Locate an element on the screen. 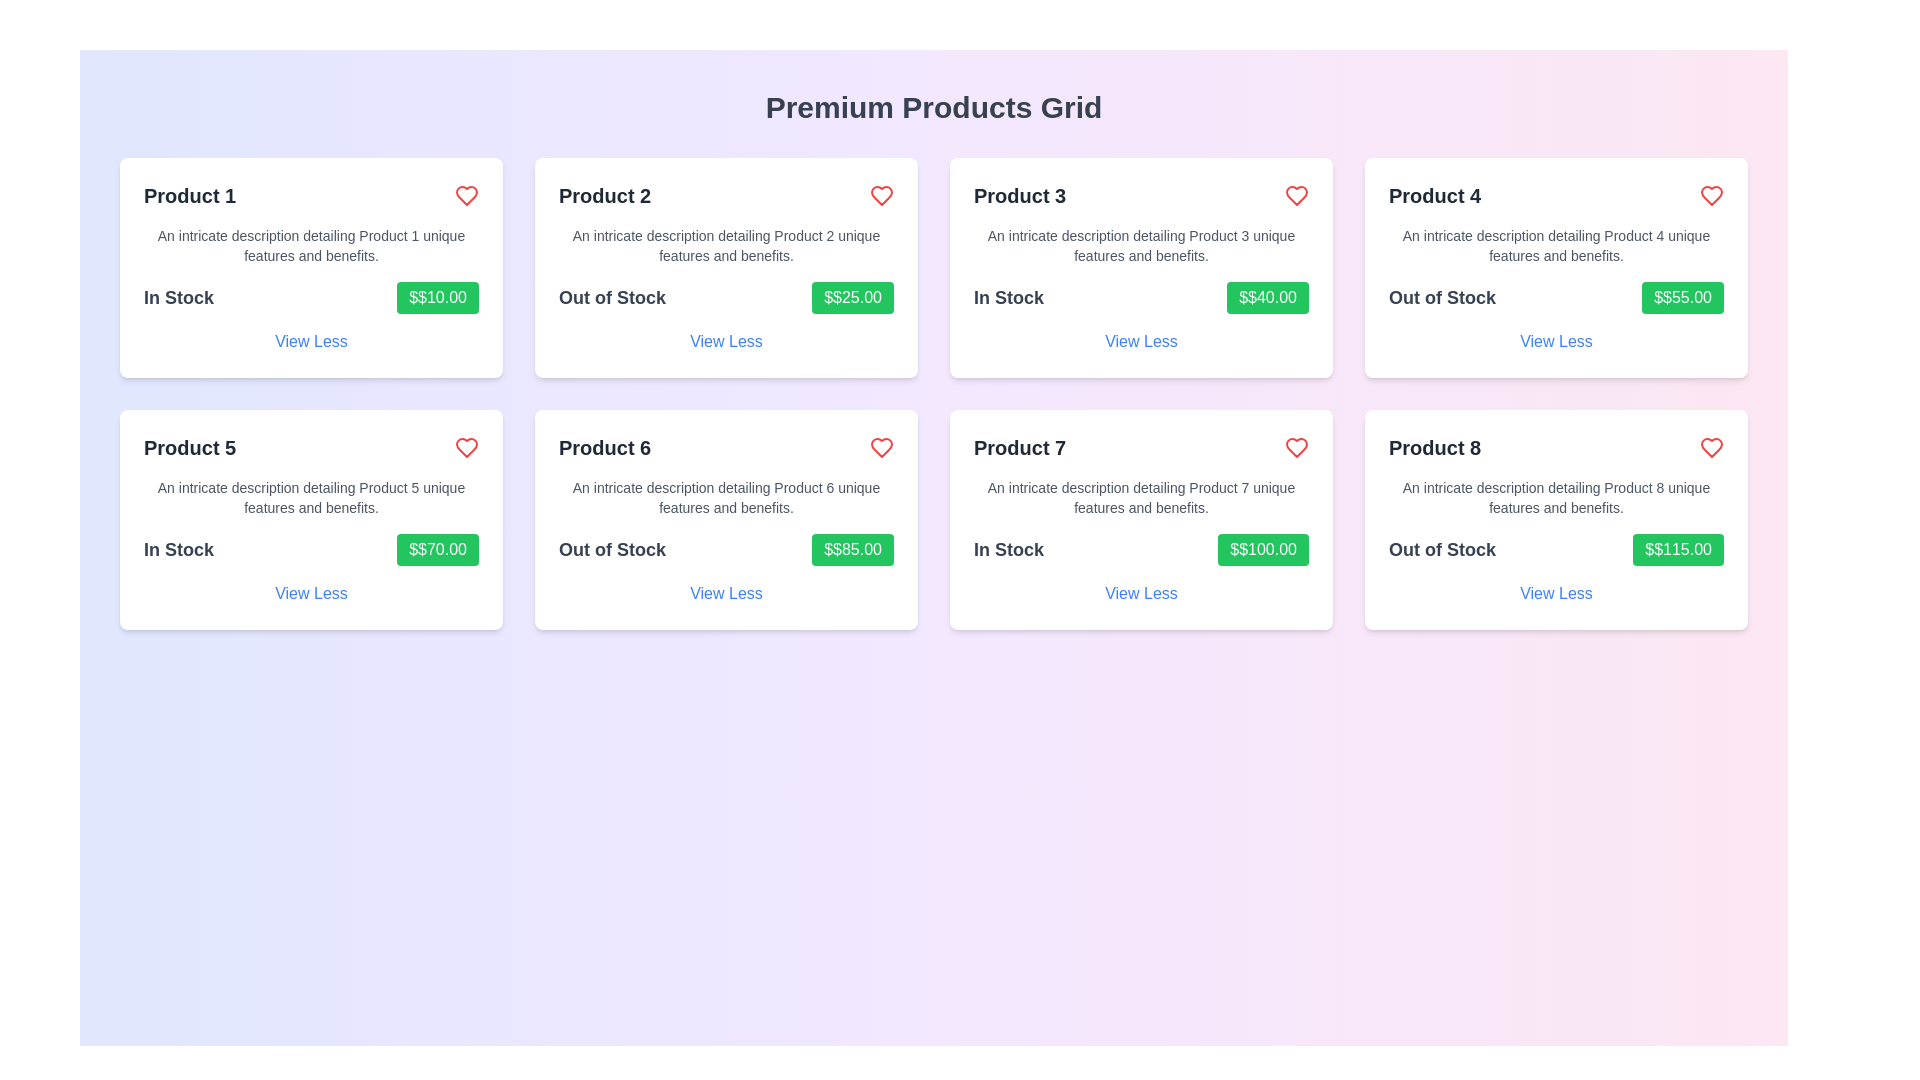 Image resolution: width=1920 pixels, height=1080 pixels. the price button in the bottom right section of the 'Product 4' card is located at coordinates (1682, 297).